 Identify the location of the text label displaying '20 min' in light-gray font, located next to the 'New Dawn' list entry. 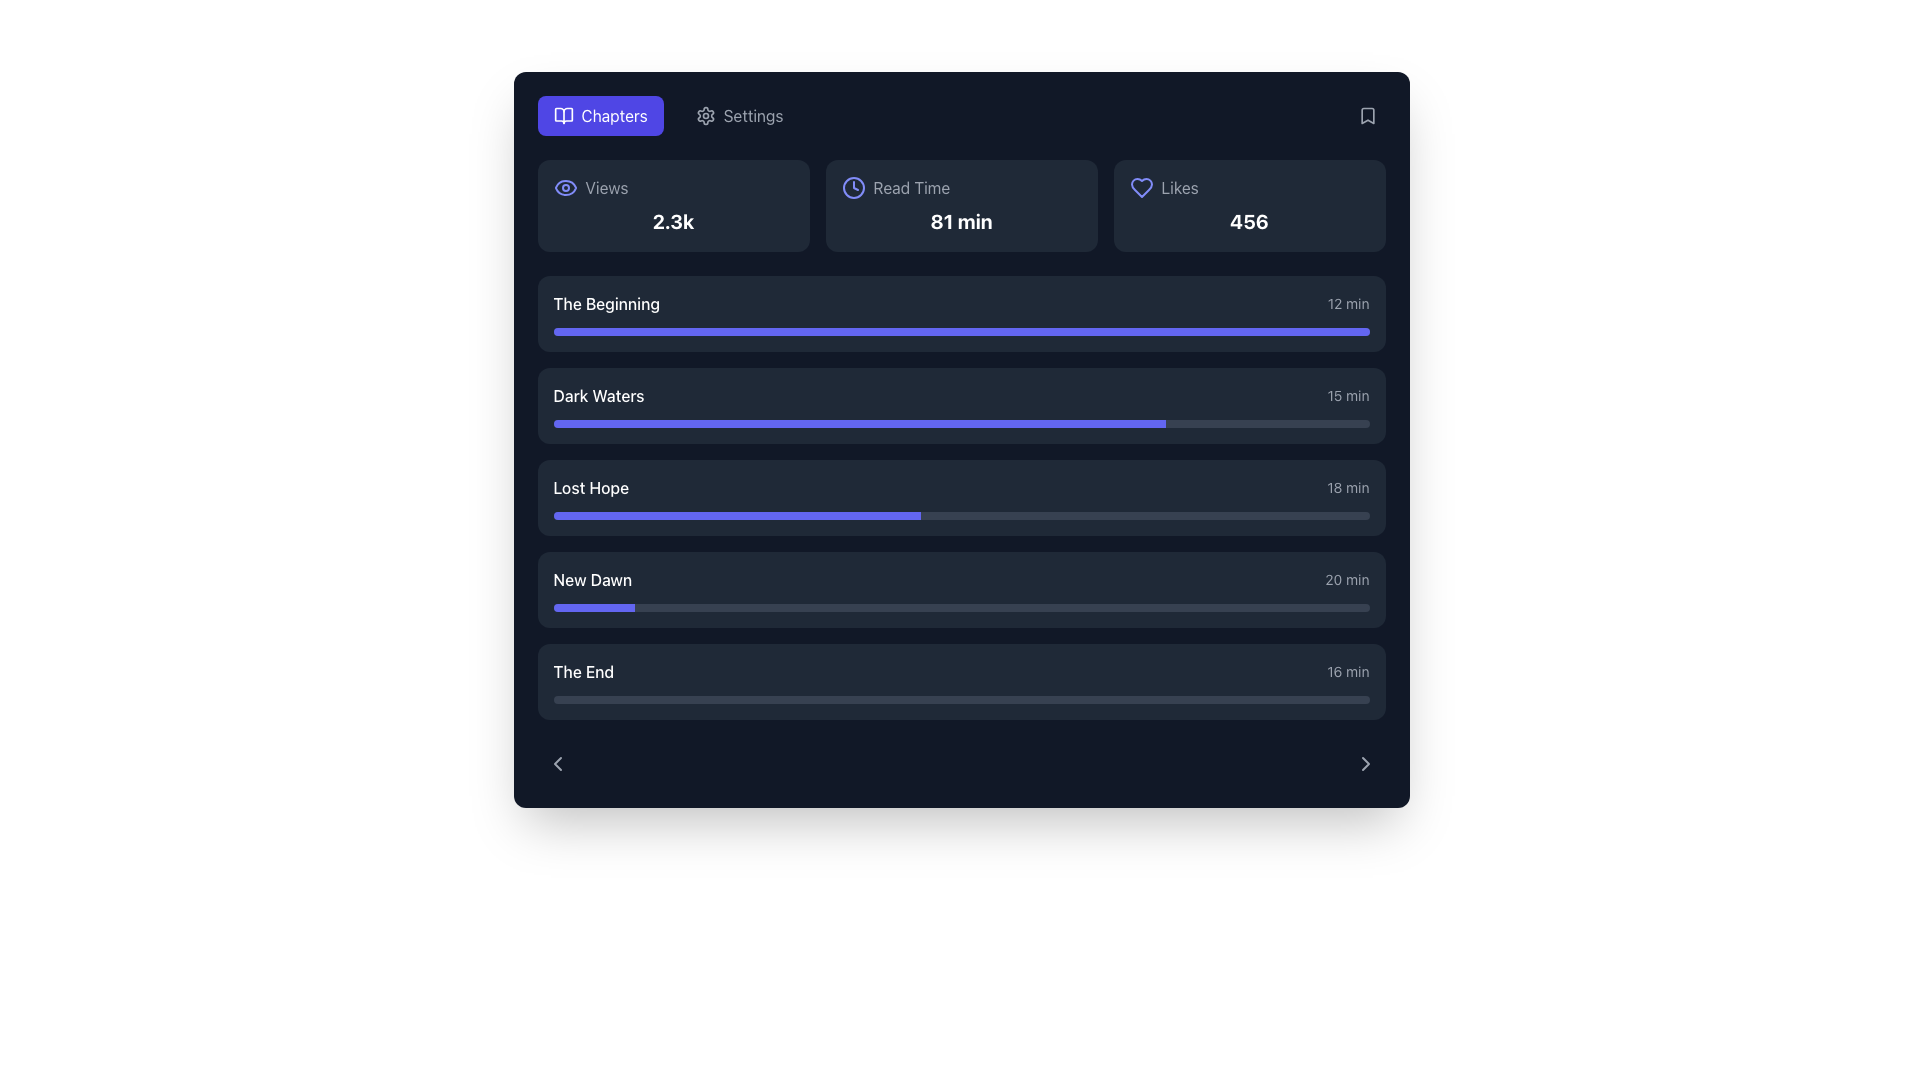
(1347, 579).